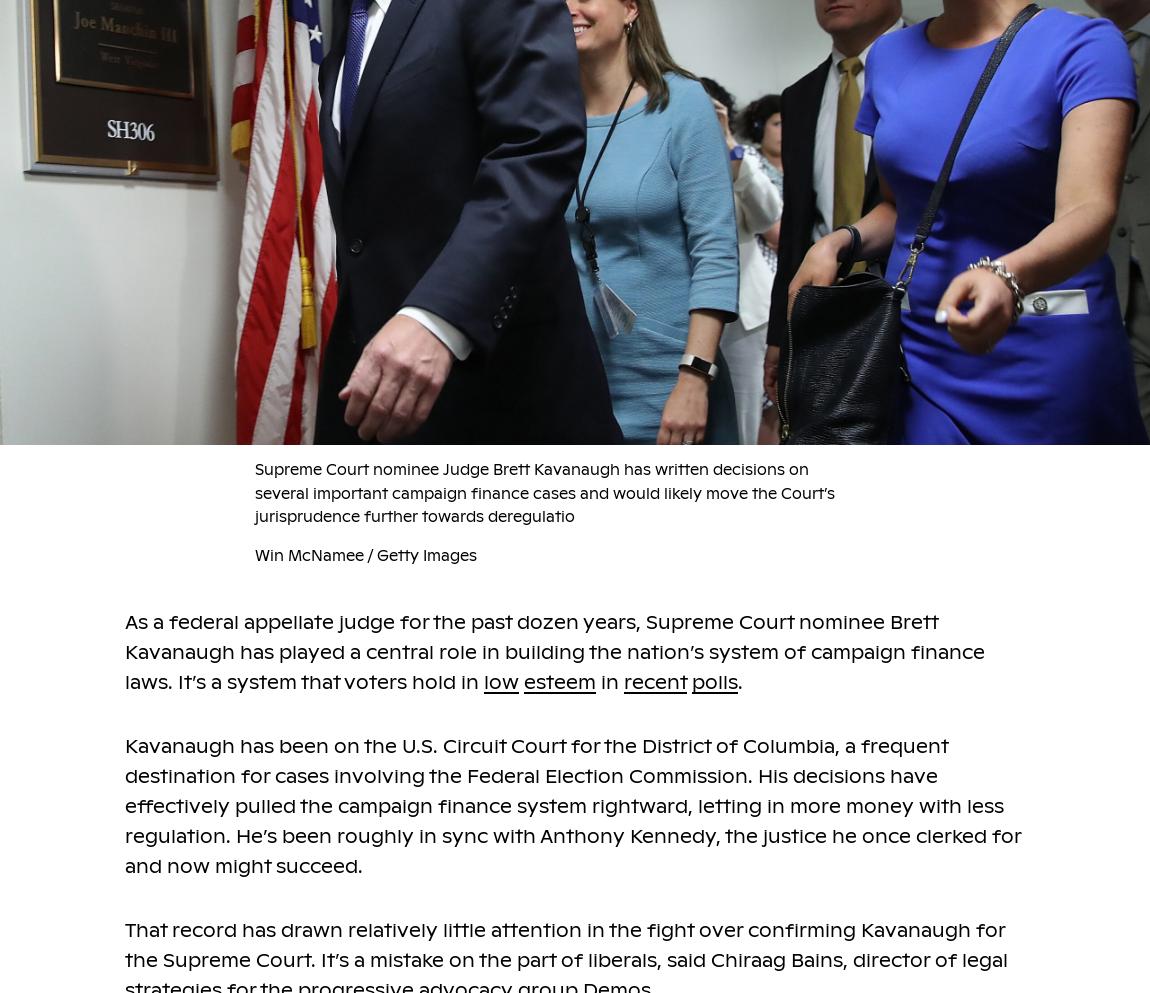  Describe the element at coordinates (554, 652) in the screenshot. I see `'As a federal appellate judge for the past dozen years, Supreme Court nominee Brett Kavanaugh has played a central role in building the nation’s system of campaign finance laws. It’s a system that voters hold in'` at that location.